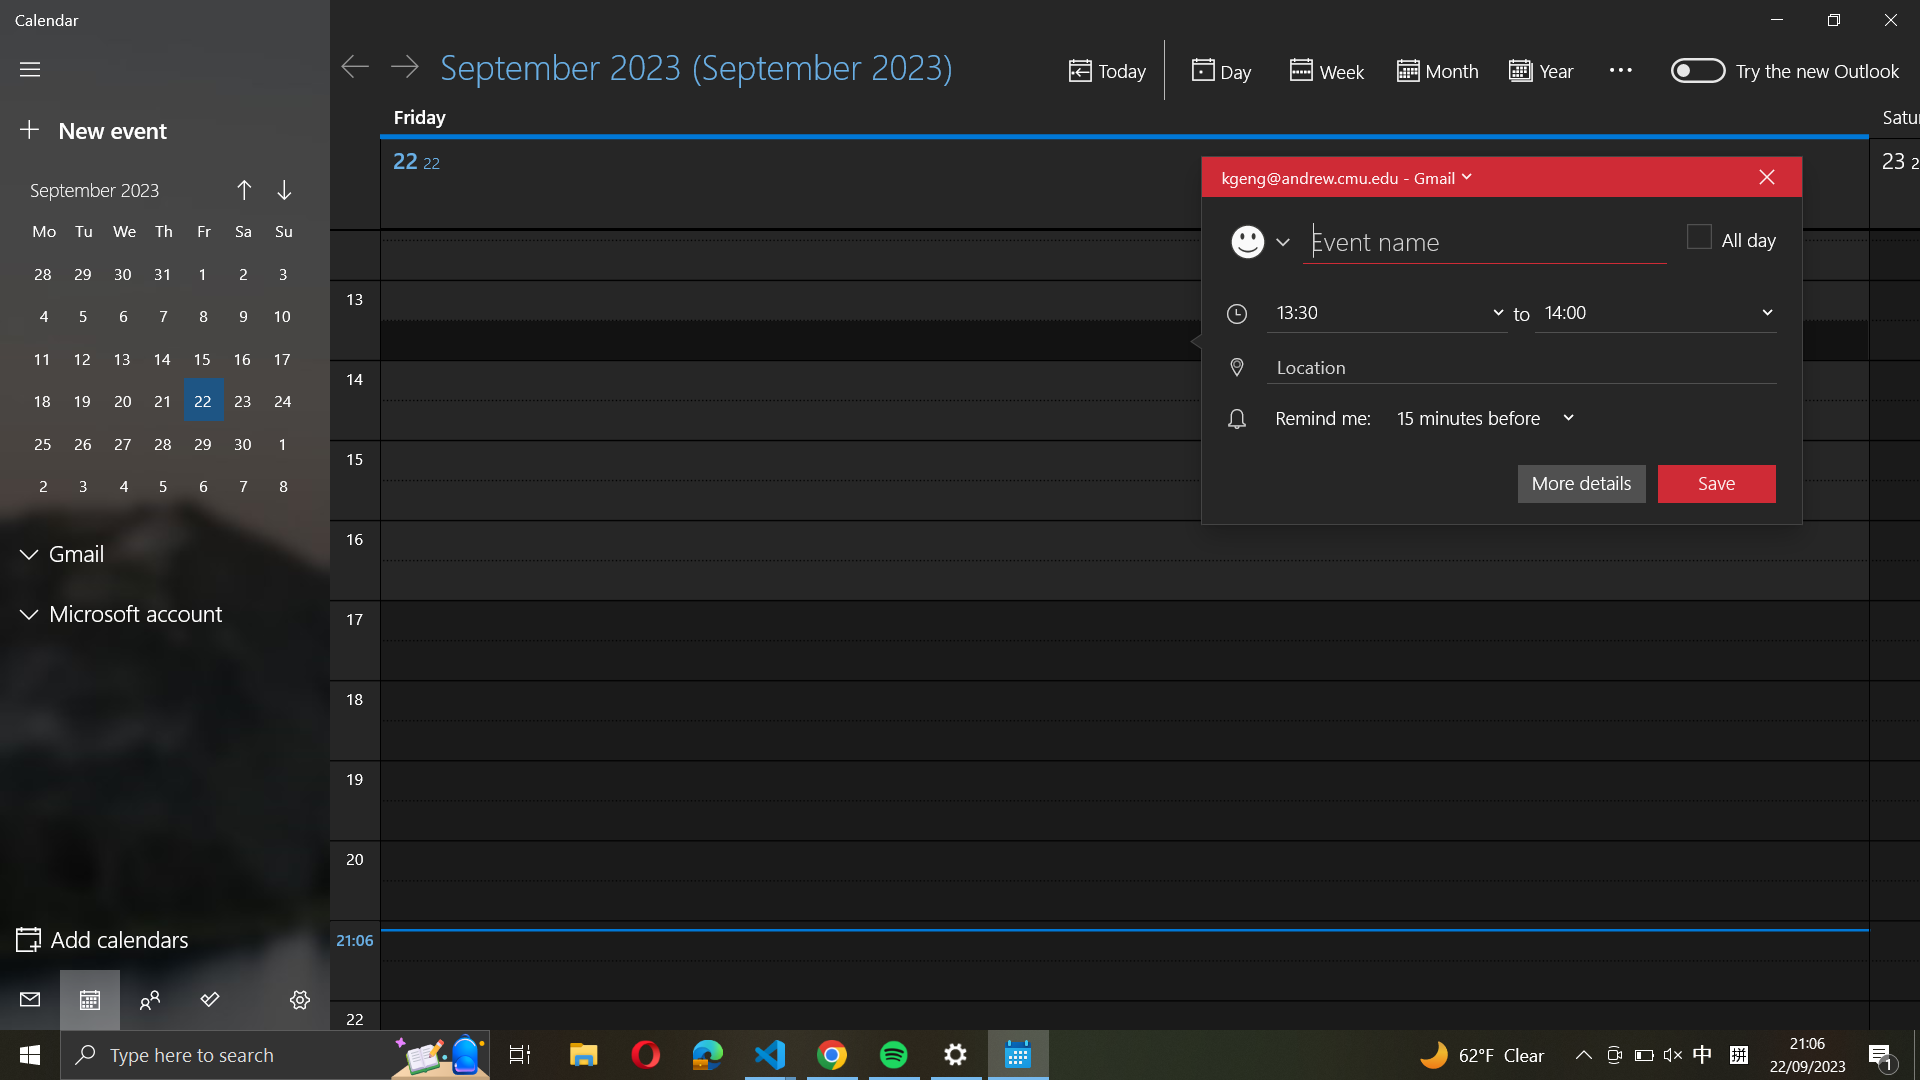 This screenshot has width=1920, height=1080. I want to click on Update the event account information, so click(1344, 176).